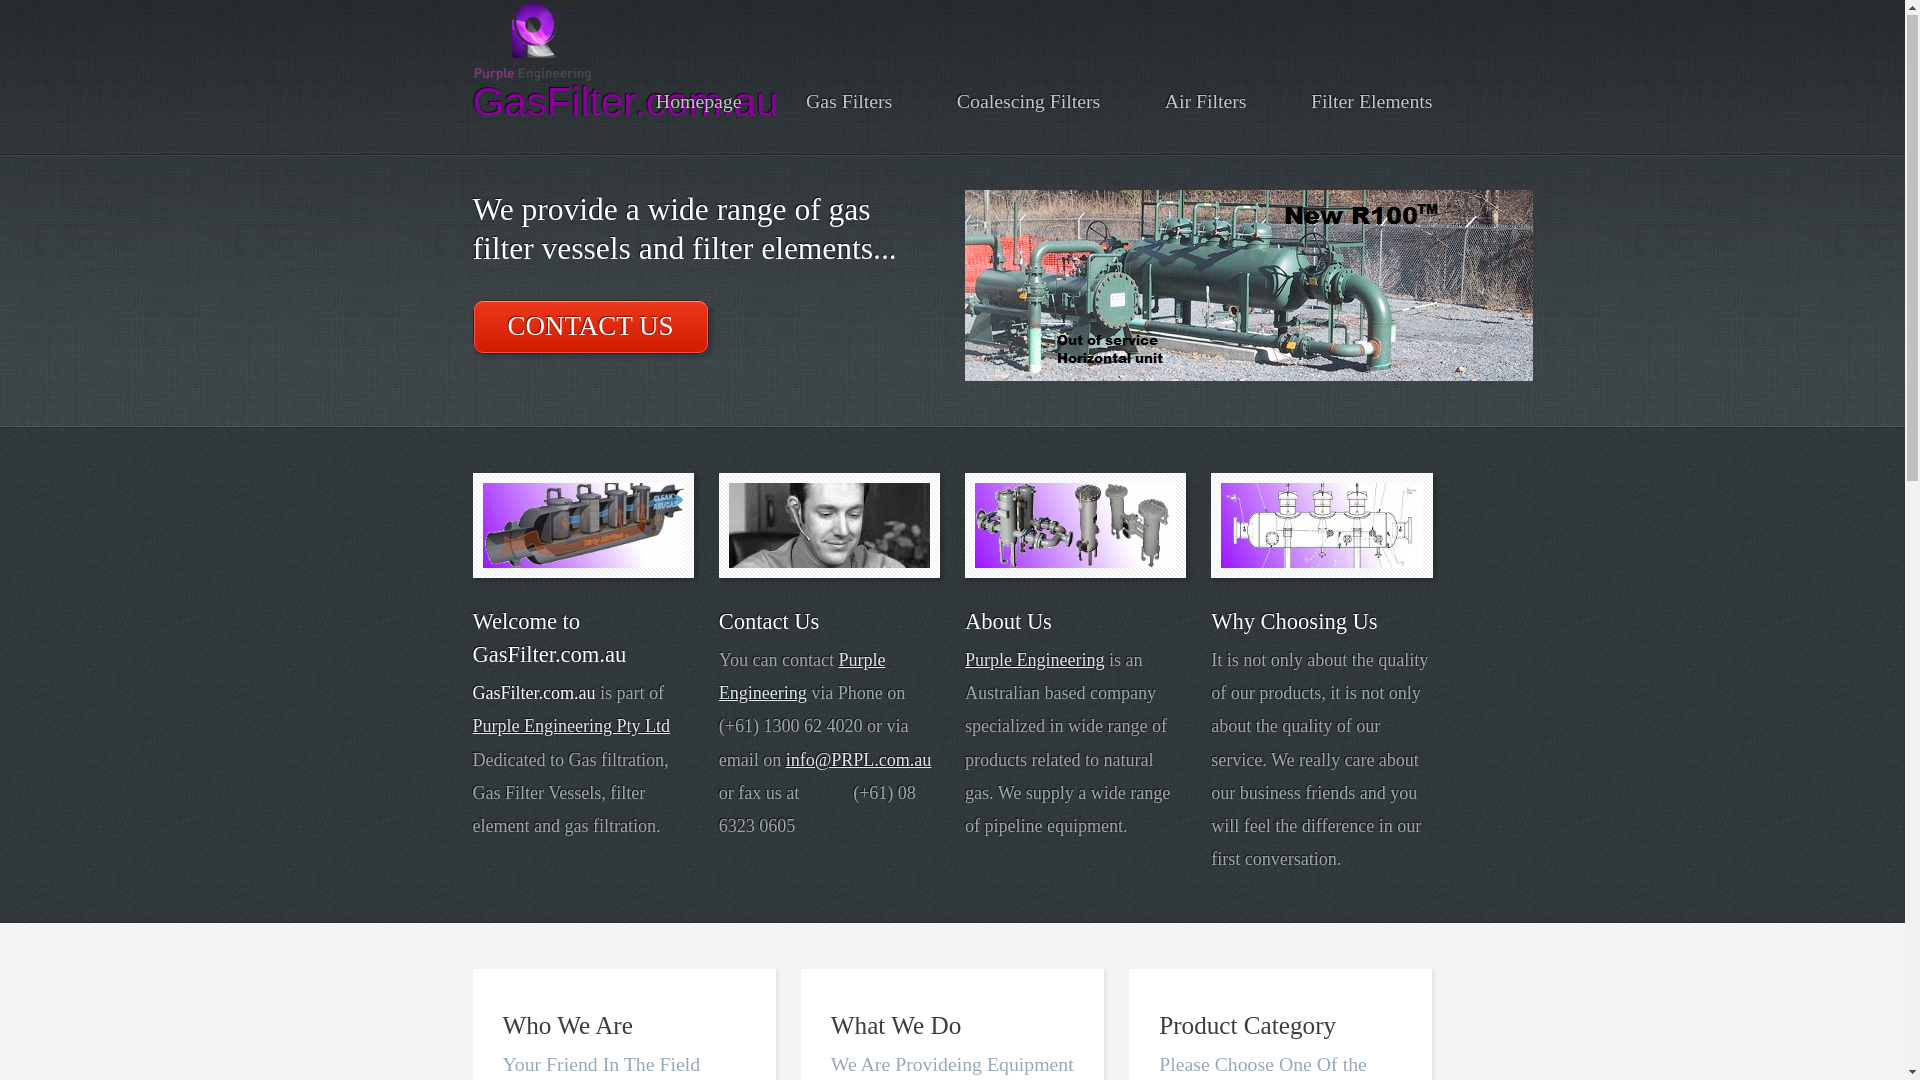 The image size is (1920, 1080). Describe the element at coordinates (699, 101) in the screenshot. I see `'Homepage'` at that location.